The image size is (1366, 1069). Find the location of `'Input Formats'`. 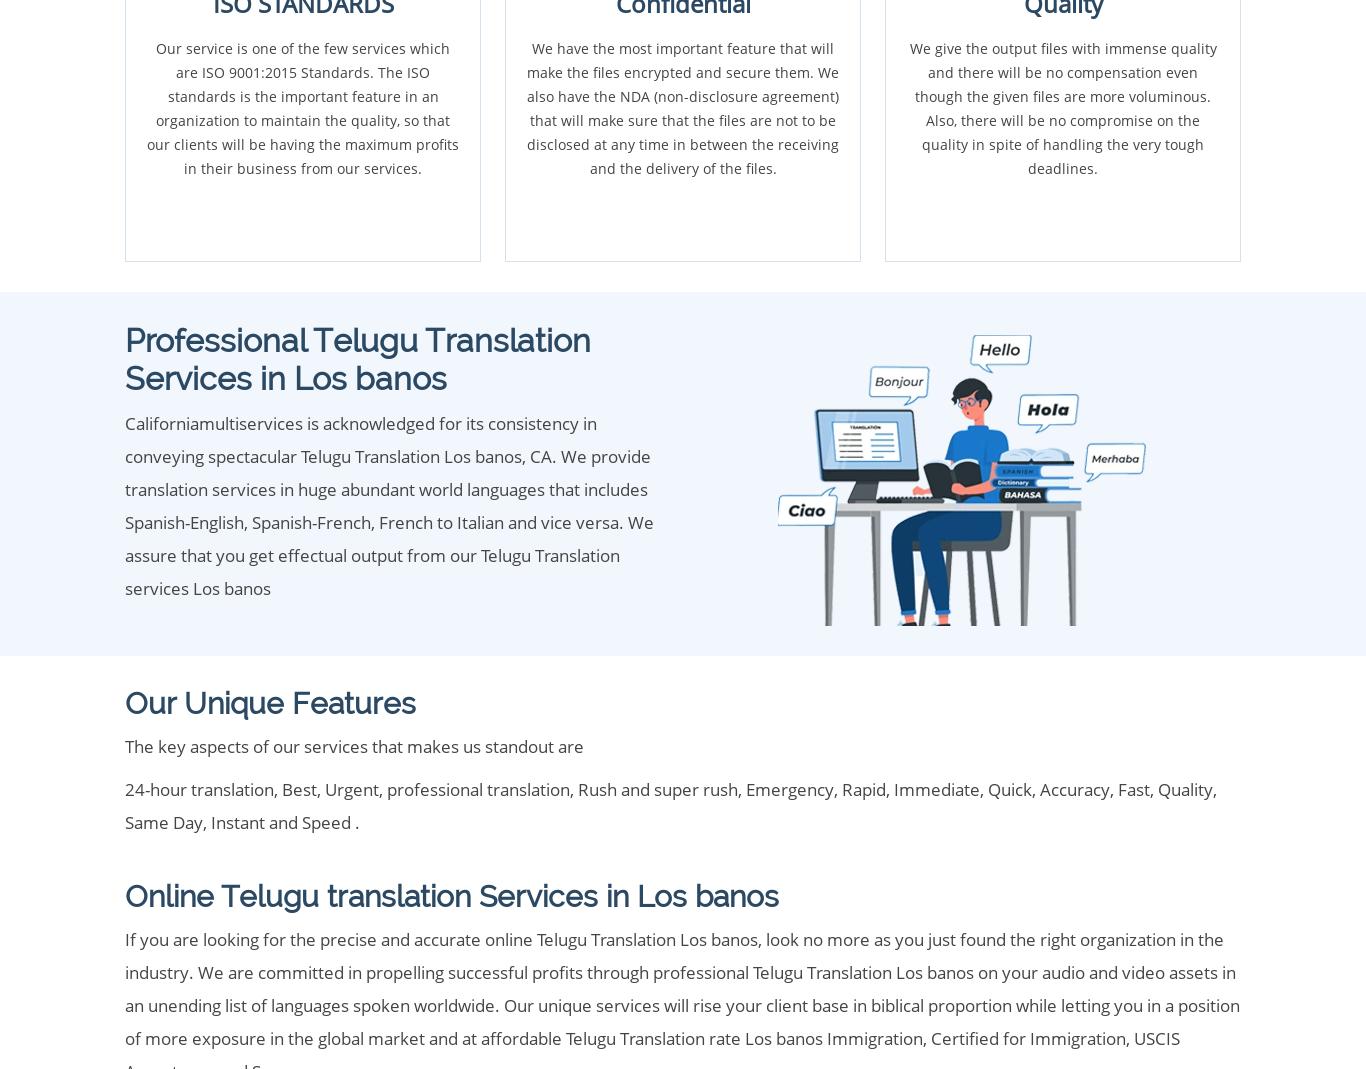

'Input Formats' is located at coordinates (186, 753).